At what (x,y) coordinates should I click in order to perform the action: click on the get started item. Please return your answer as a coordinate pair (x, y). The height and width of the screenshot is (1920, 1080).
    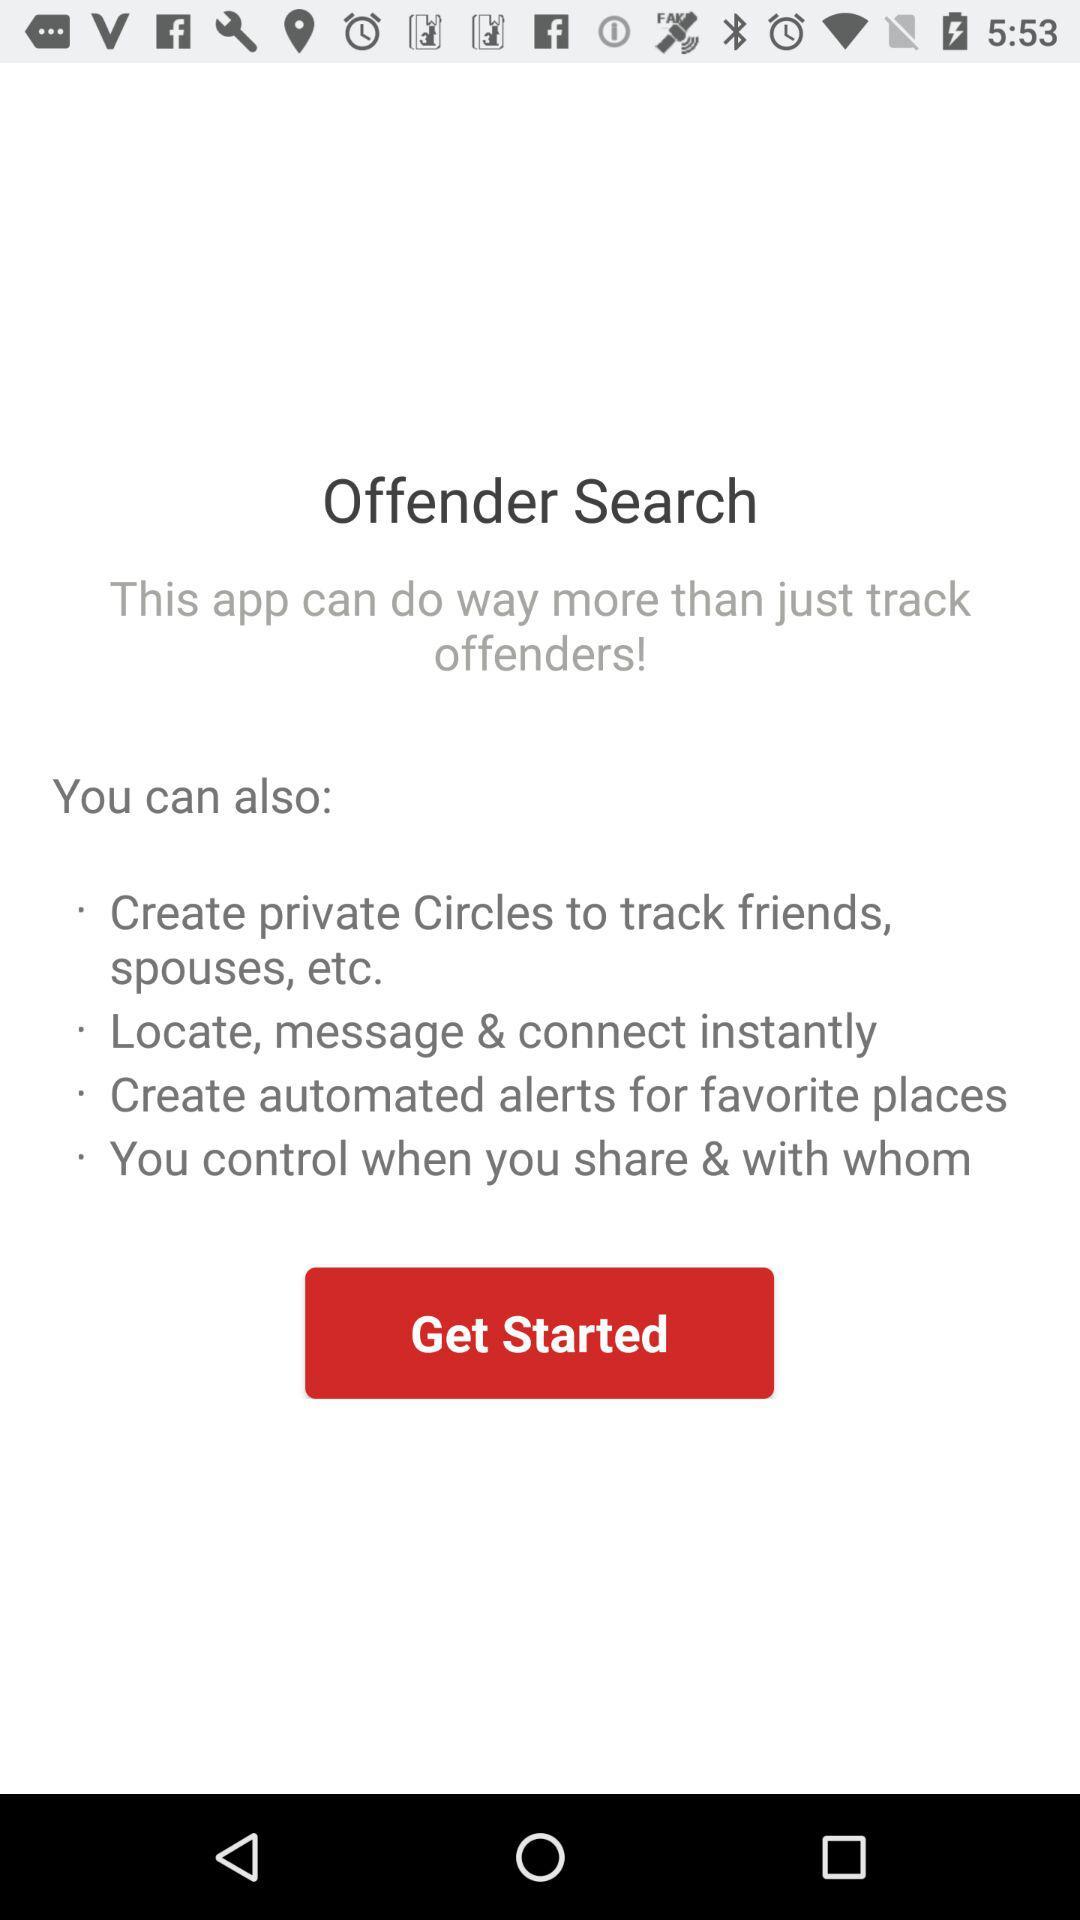
    Looking at the image, I should click on (538, 1333).